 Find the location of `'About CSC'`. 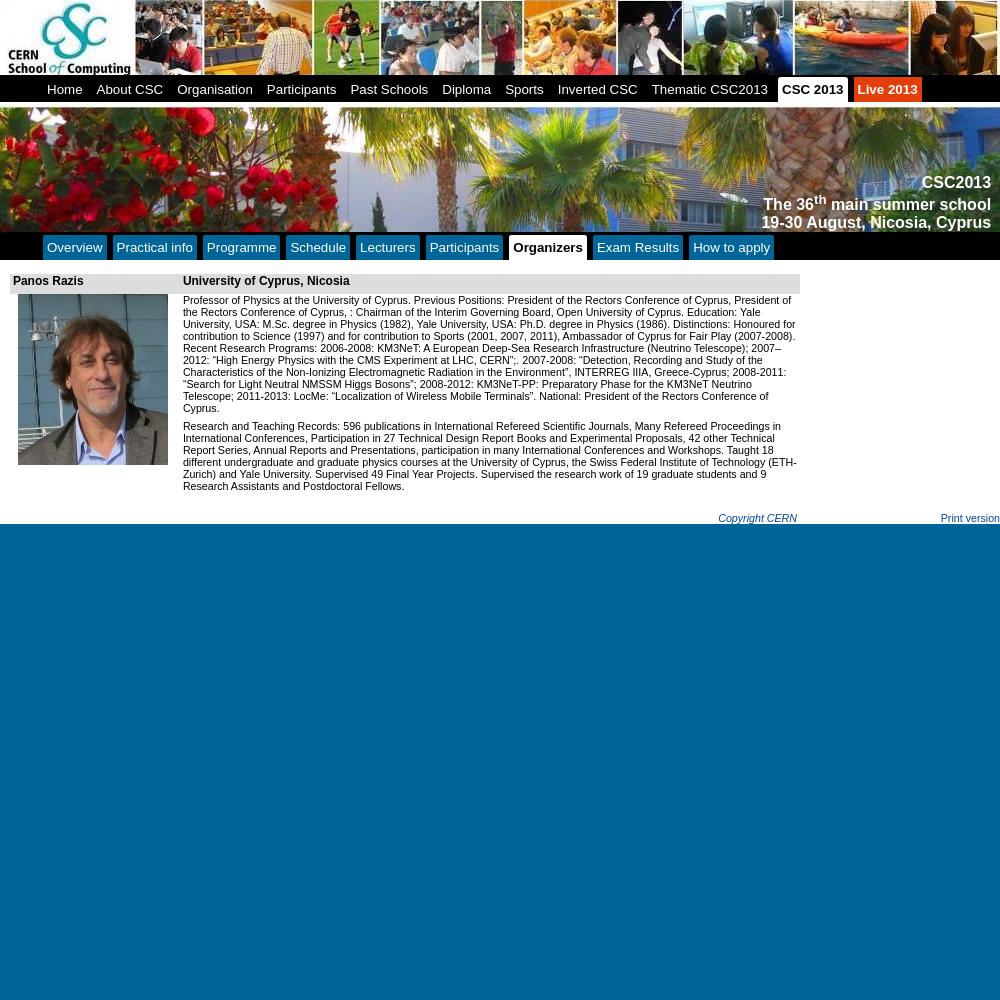

'About CSC' is located at coordinates (95, 88).